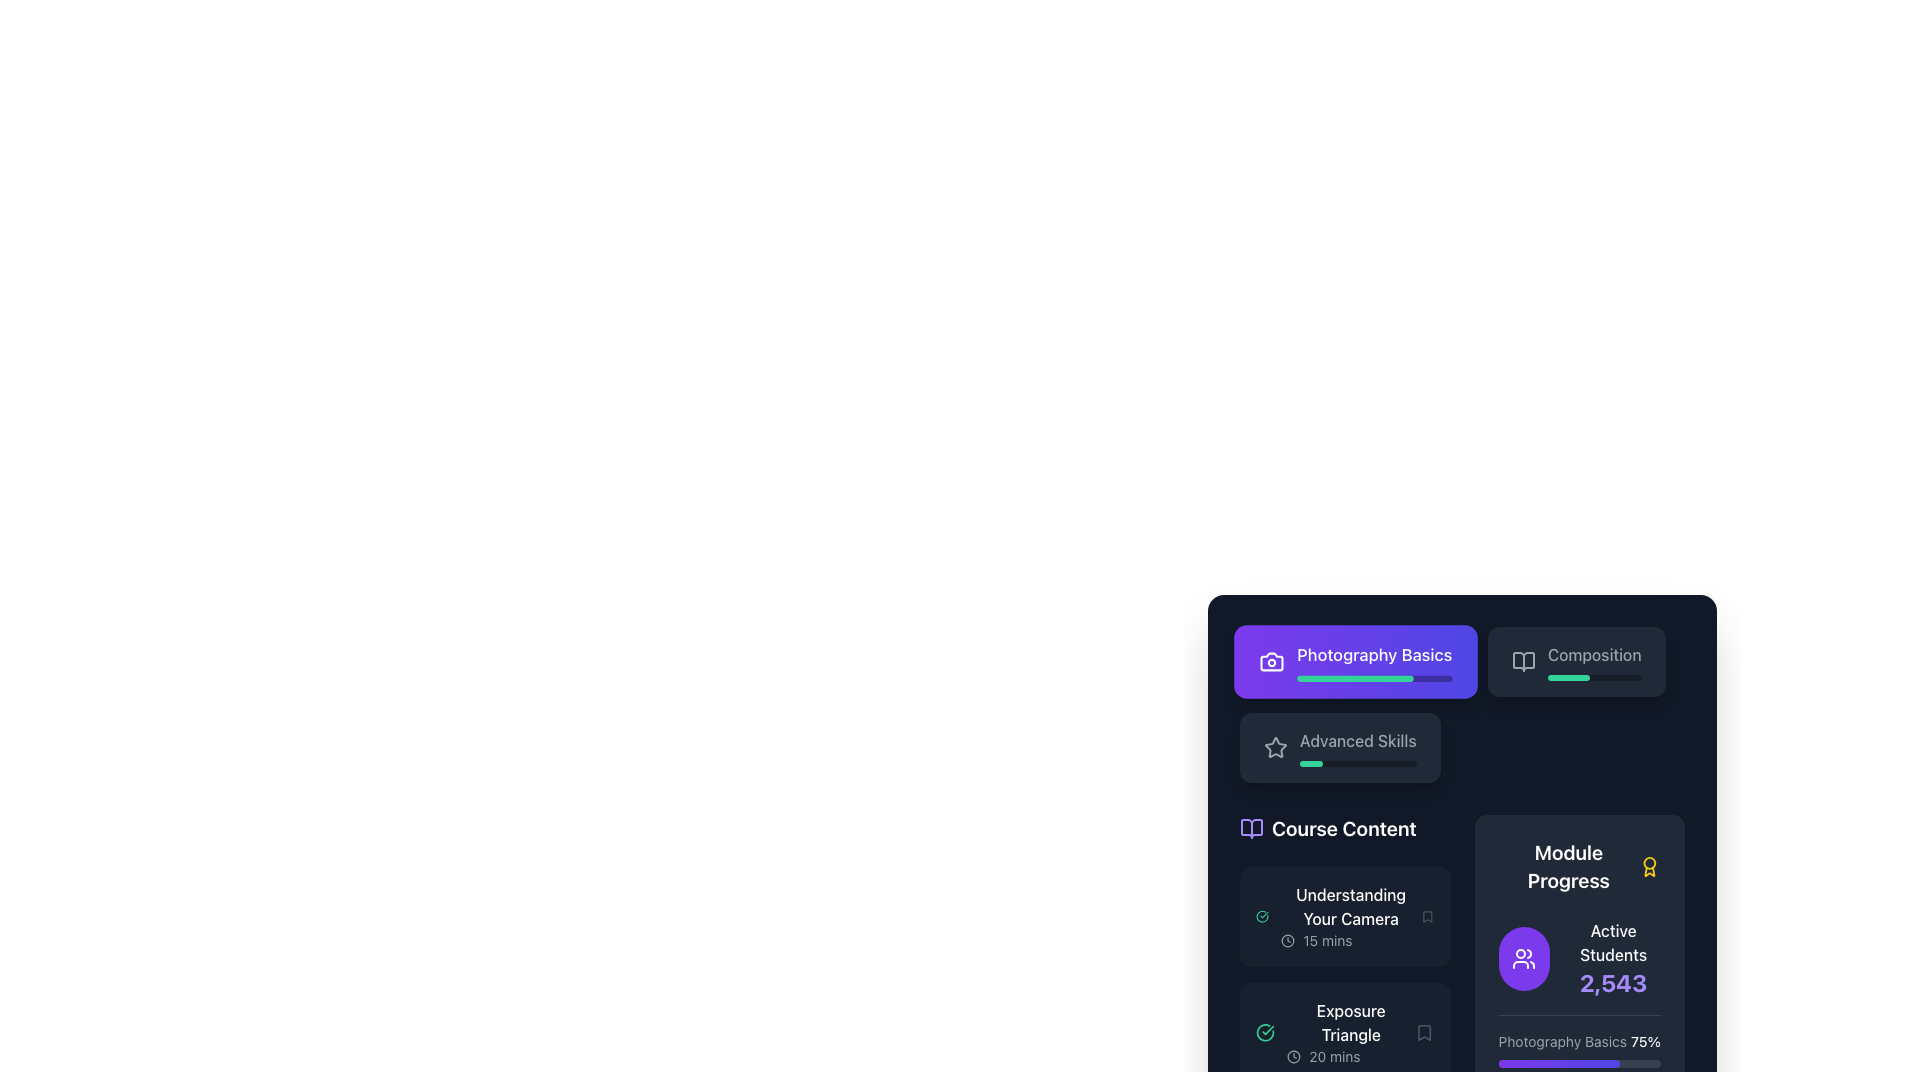 Image resolution: width=1920 pixels, height=1080 pixels. What do you see at coordinates (1593, 662) in the screenshot?
I see `the labeled progress bar titled 'Composition'` at bounding box center [1593, 662].